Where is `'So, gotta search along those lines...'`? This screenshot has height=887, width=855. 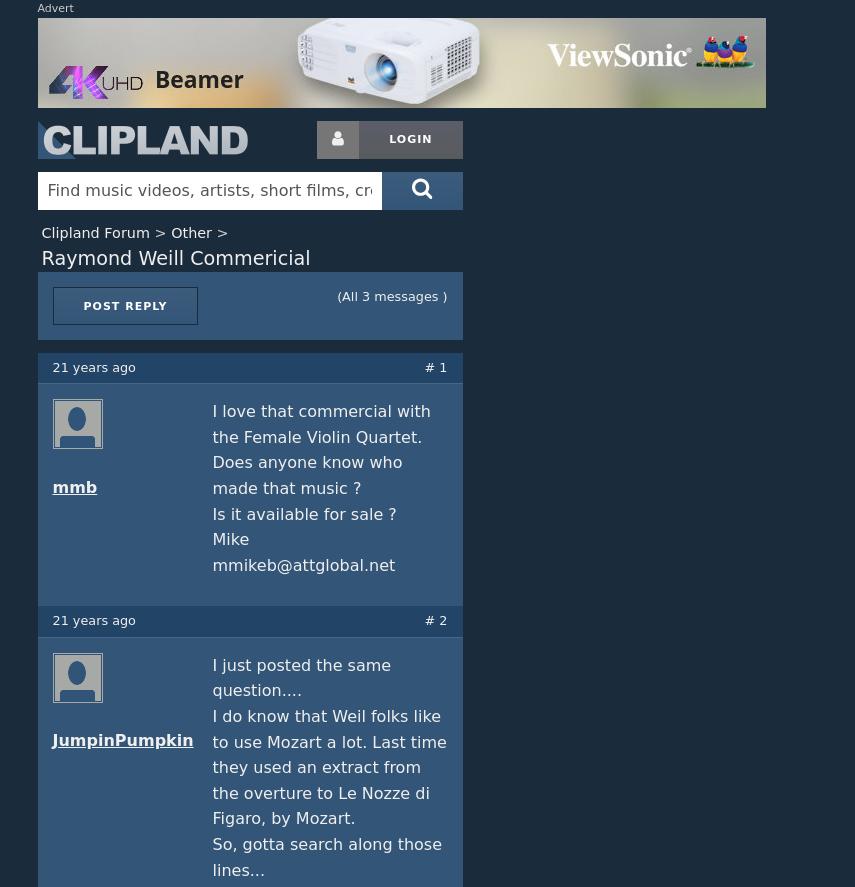 'So, gotta search along those lines...' is located at coordinates (326, 855).